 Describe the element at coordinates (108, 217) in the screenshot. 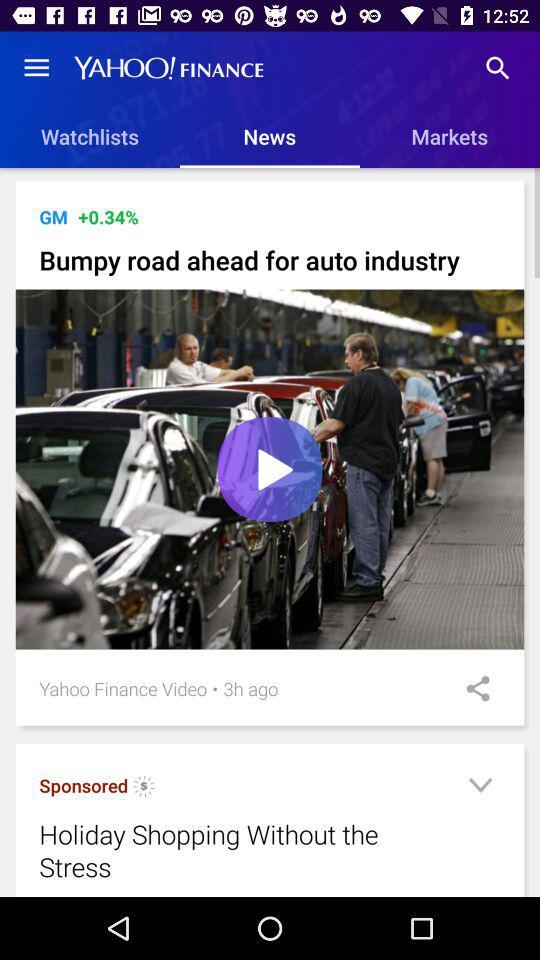

I see `icon to the right of gm` at that location.